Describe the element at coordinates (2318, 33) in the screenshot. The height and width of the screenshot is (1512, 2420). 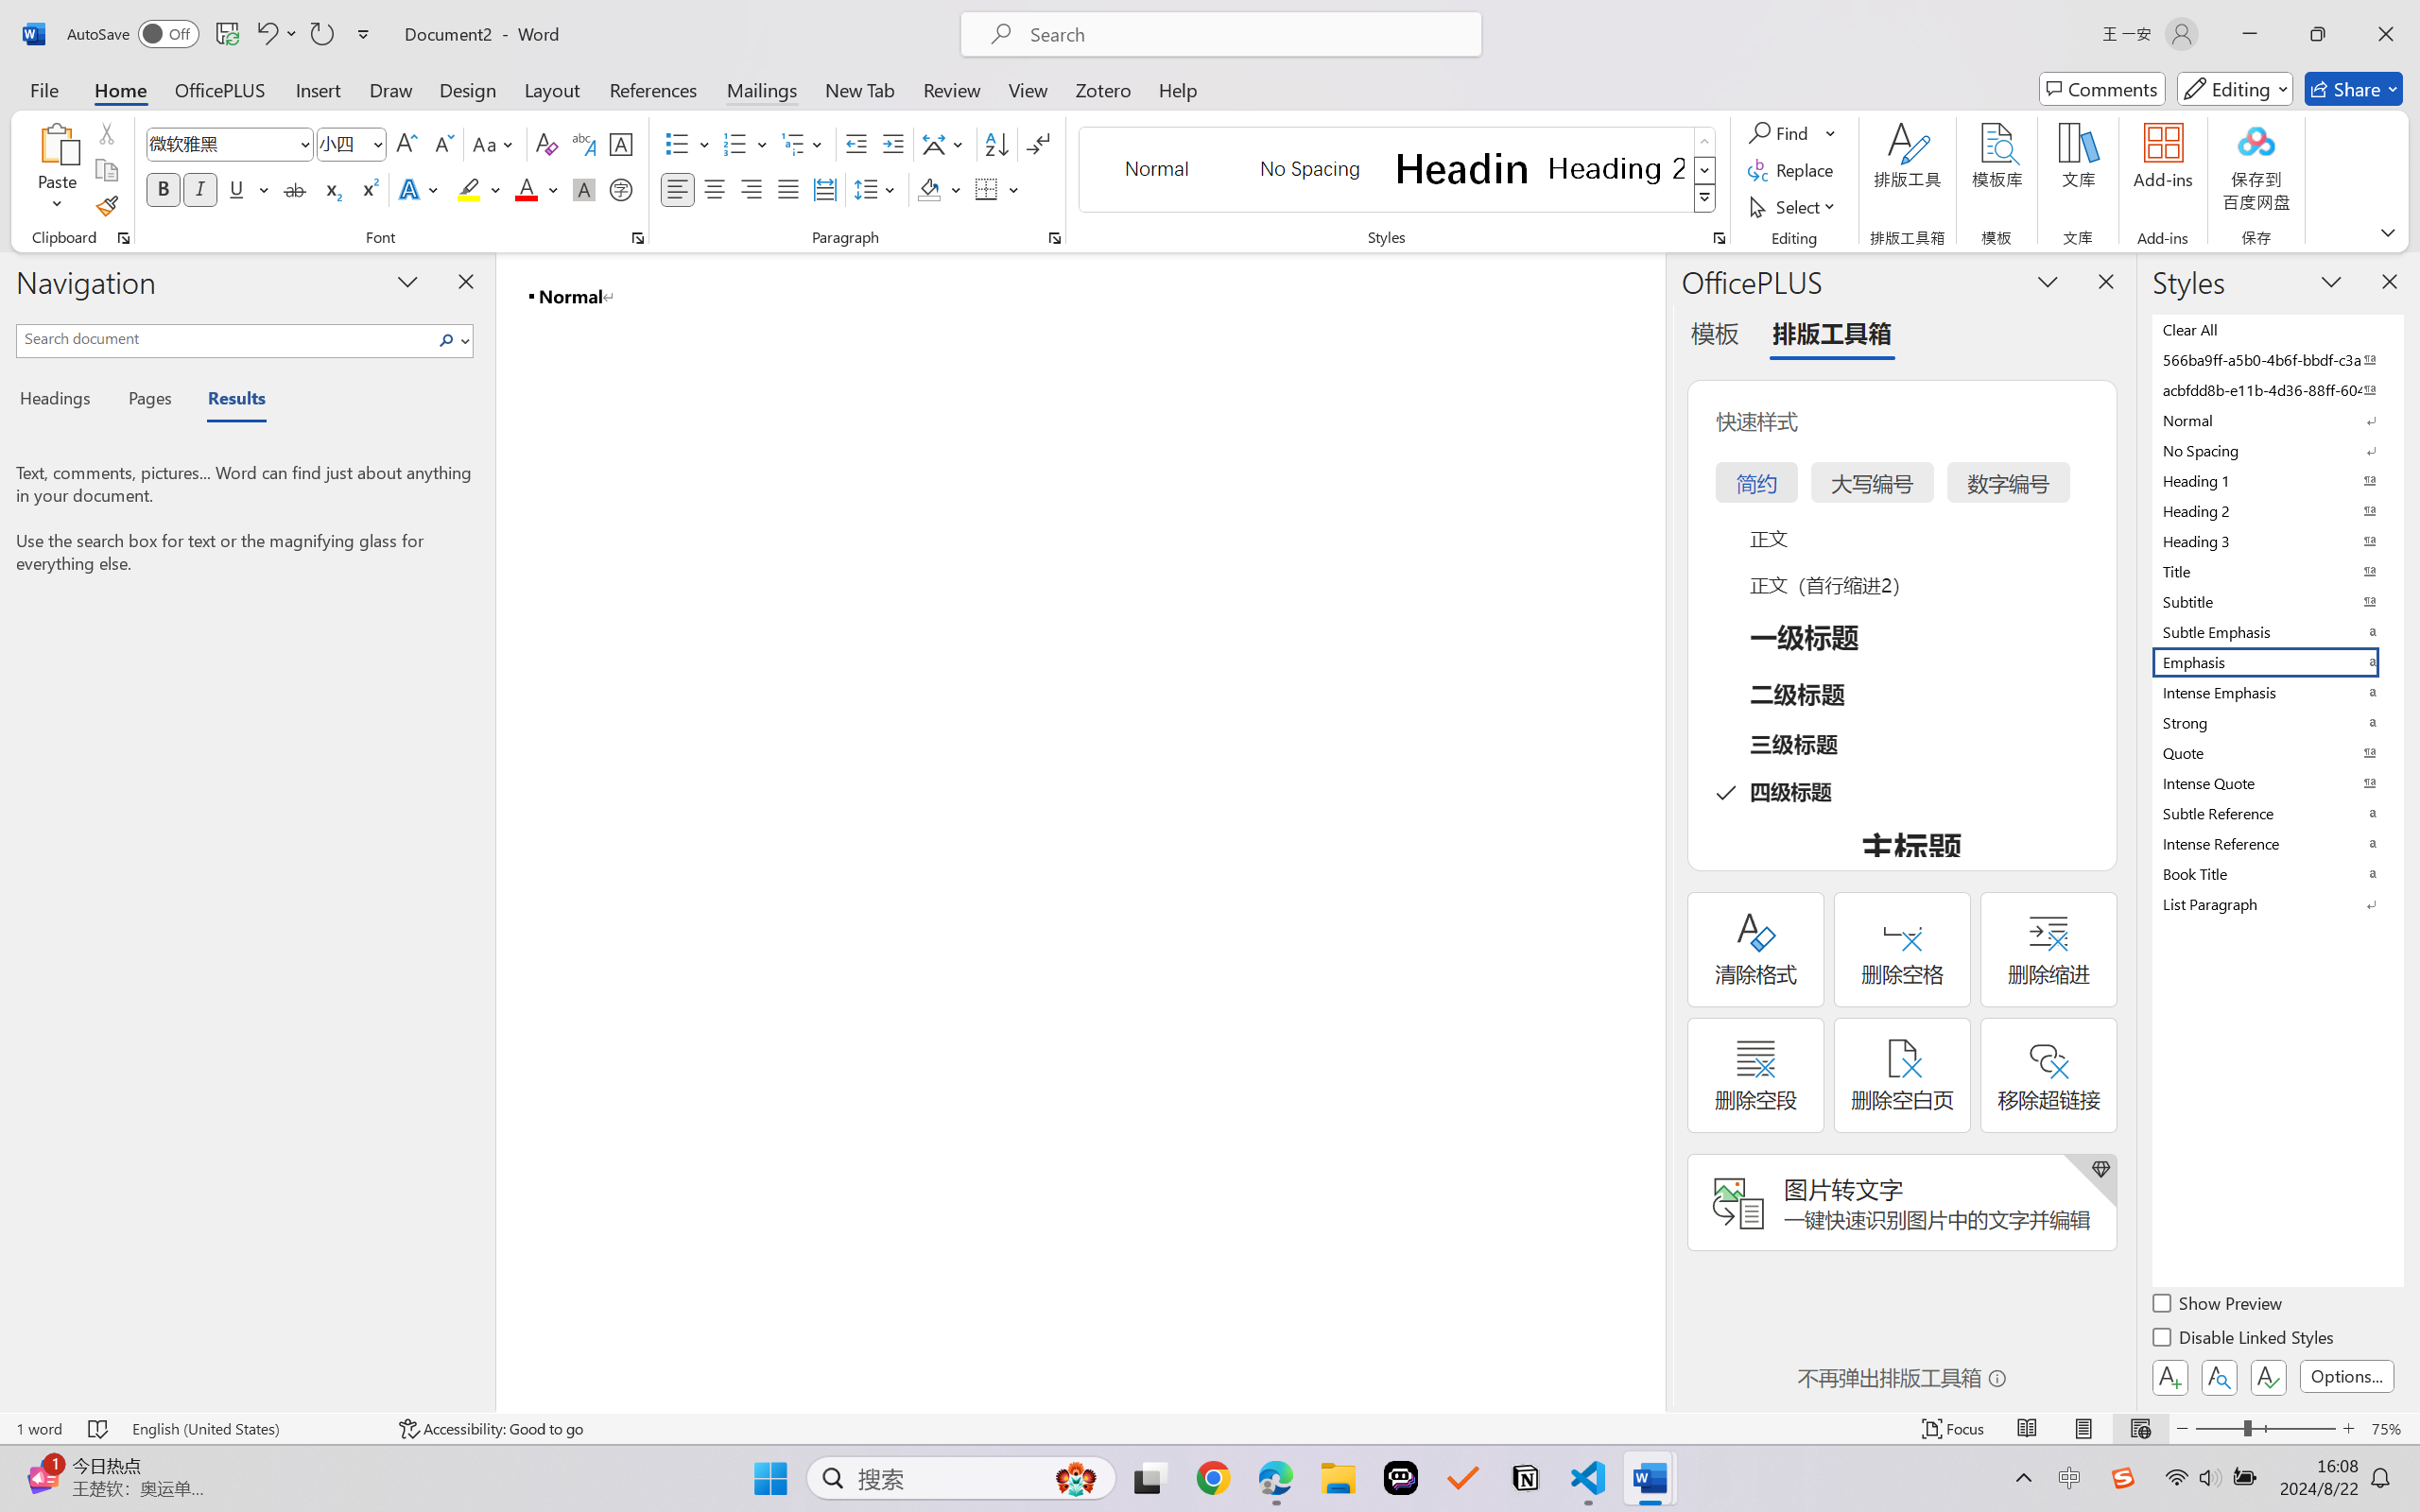
I see `'Restore Down'` at that location.